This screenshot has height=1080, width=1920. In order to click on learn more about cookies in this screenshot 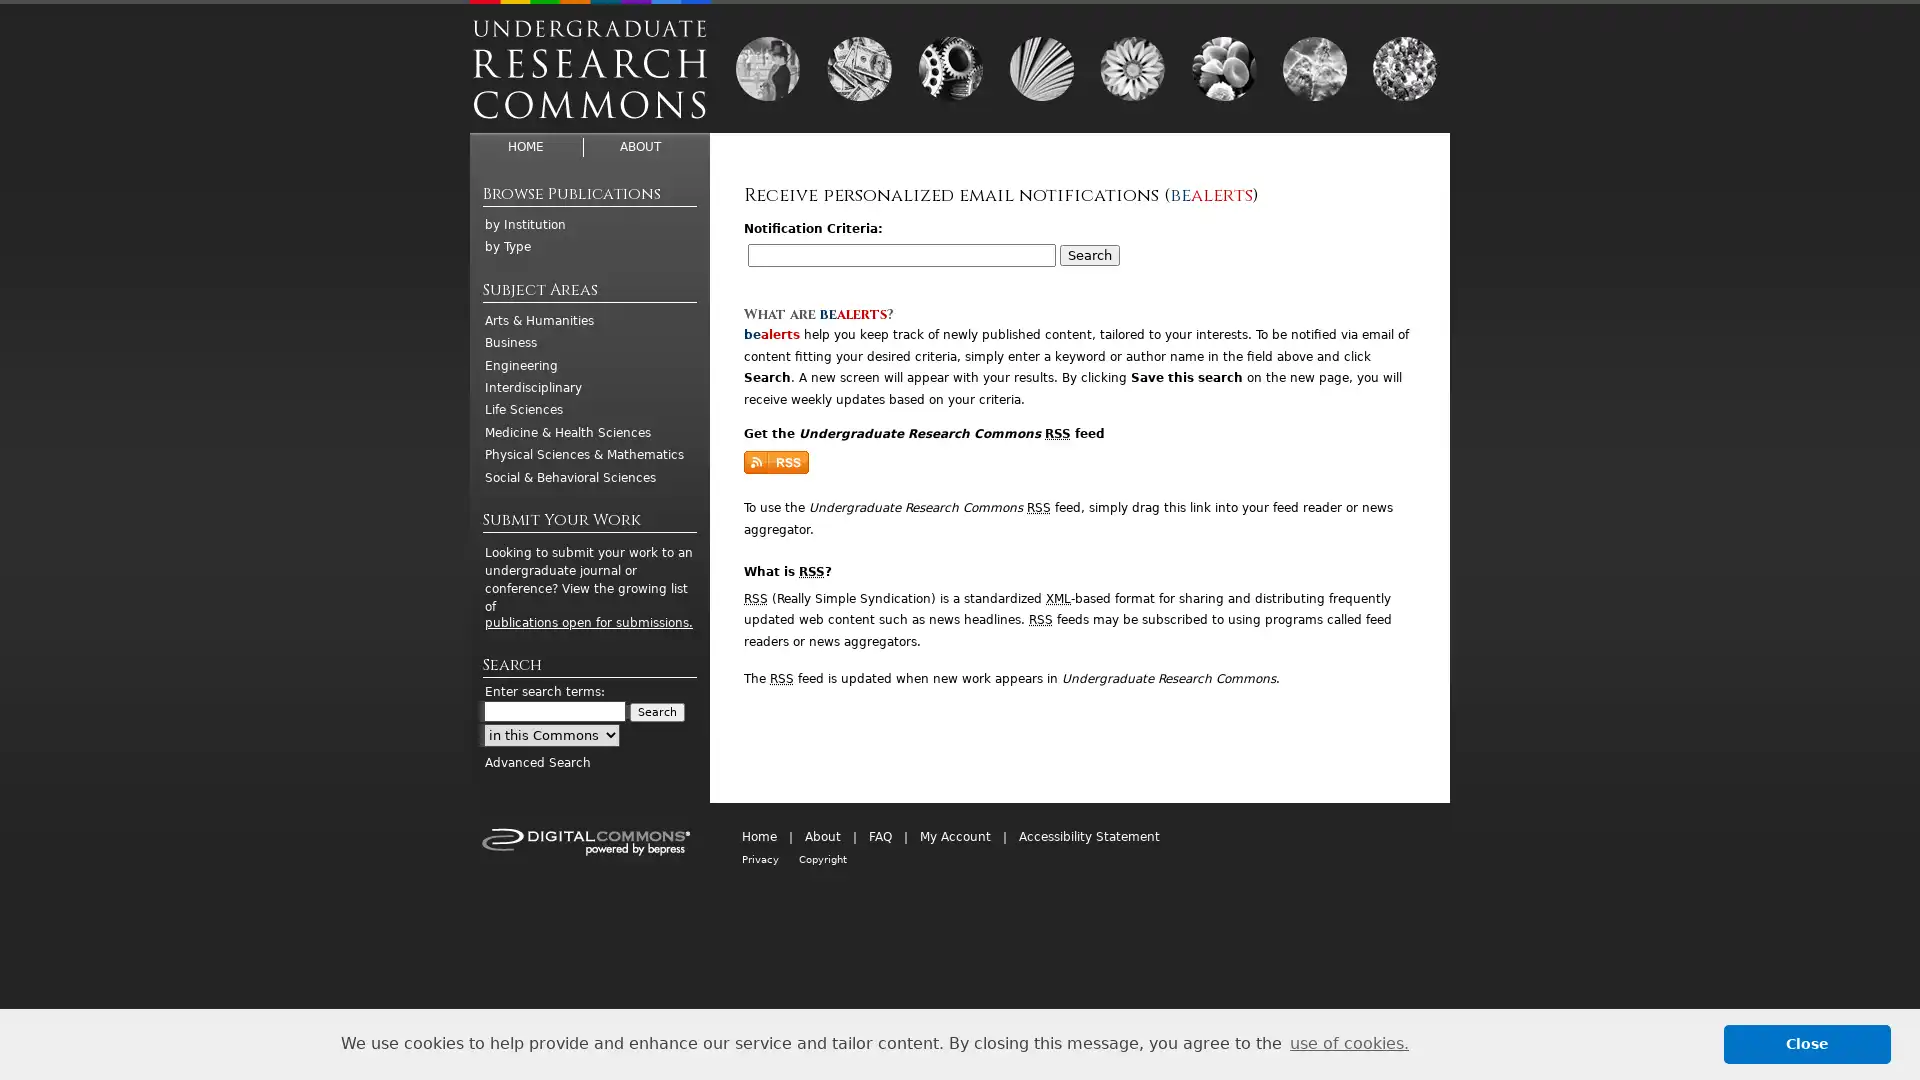, I will do `click(1348, 1043)`.